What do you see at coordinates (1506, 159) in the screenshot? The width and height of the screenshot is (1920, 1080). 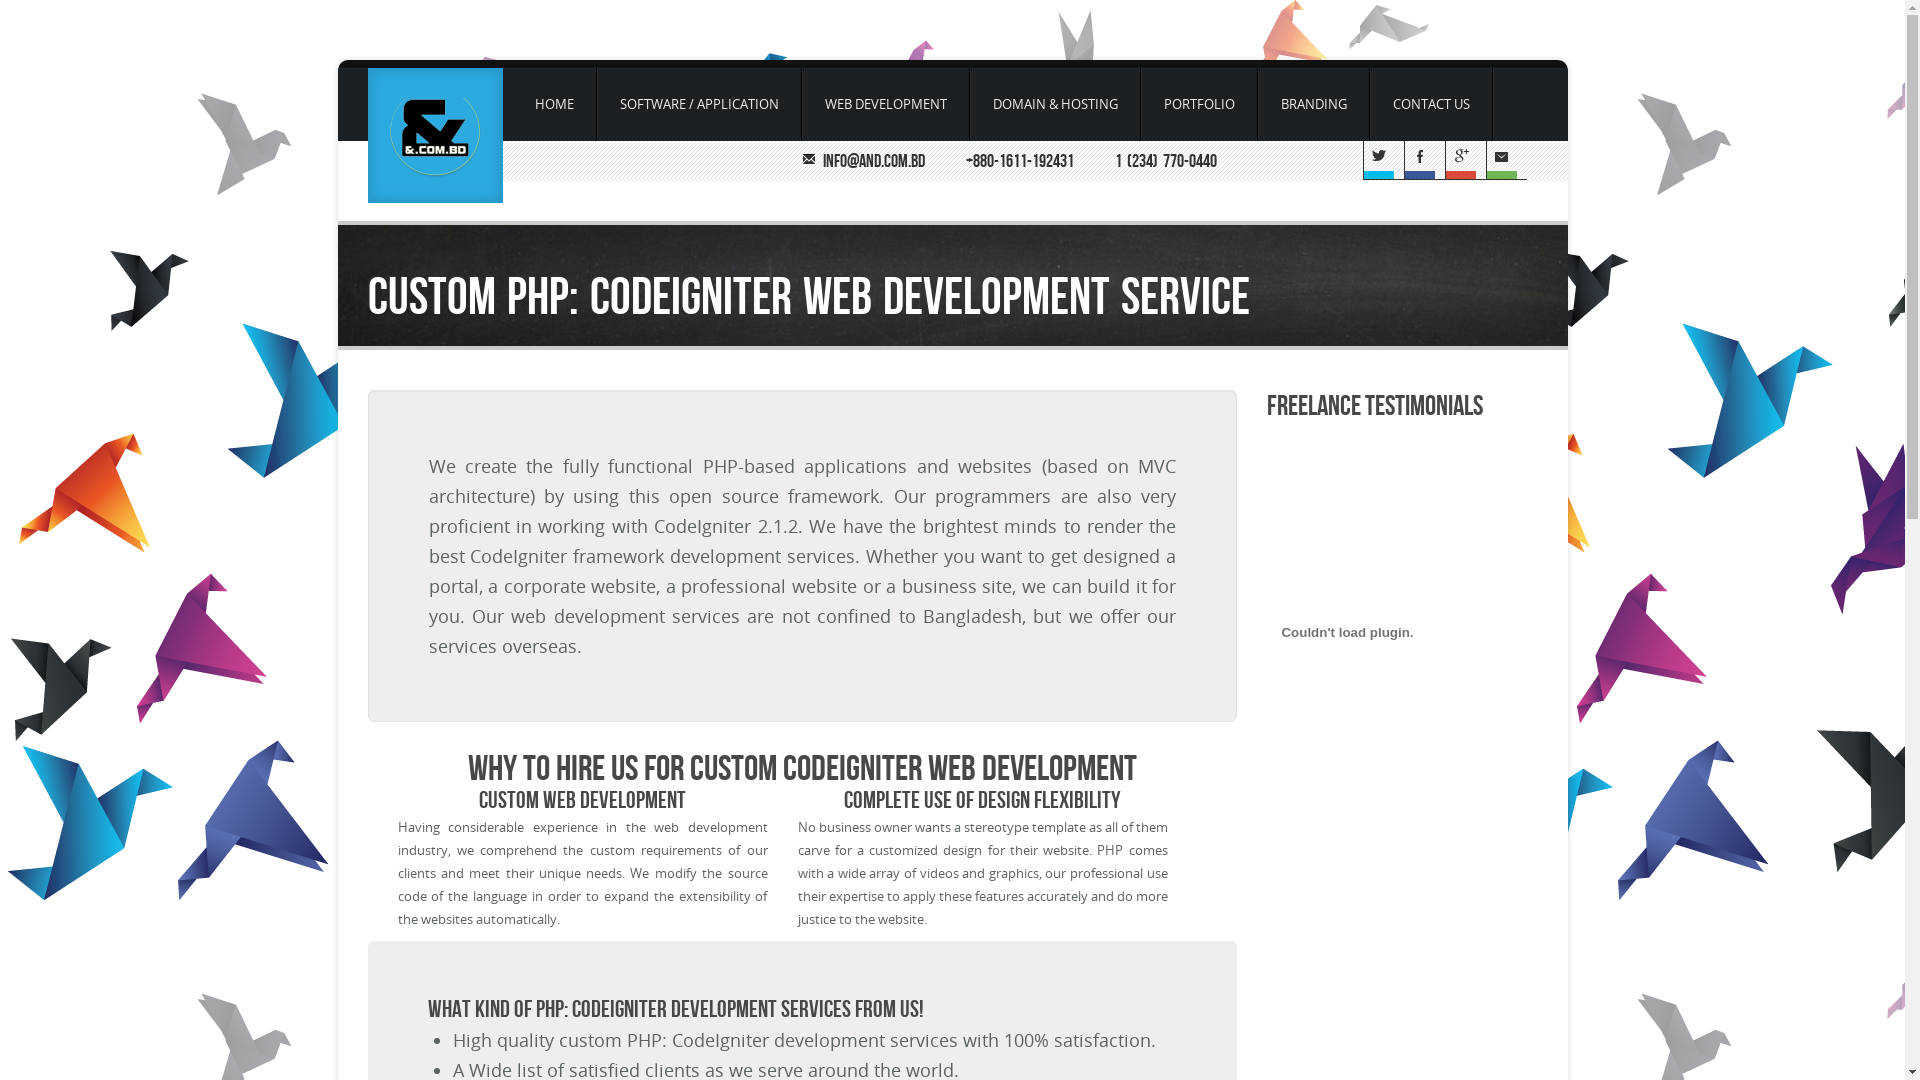 I see `'Email'` at bounding box center [1506, 159].